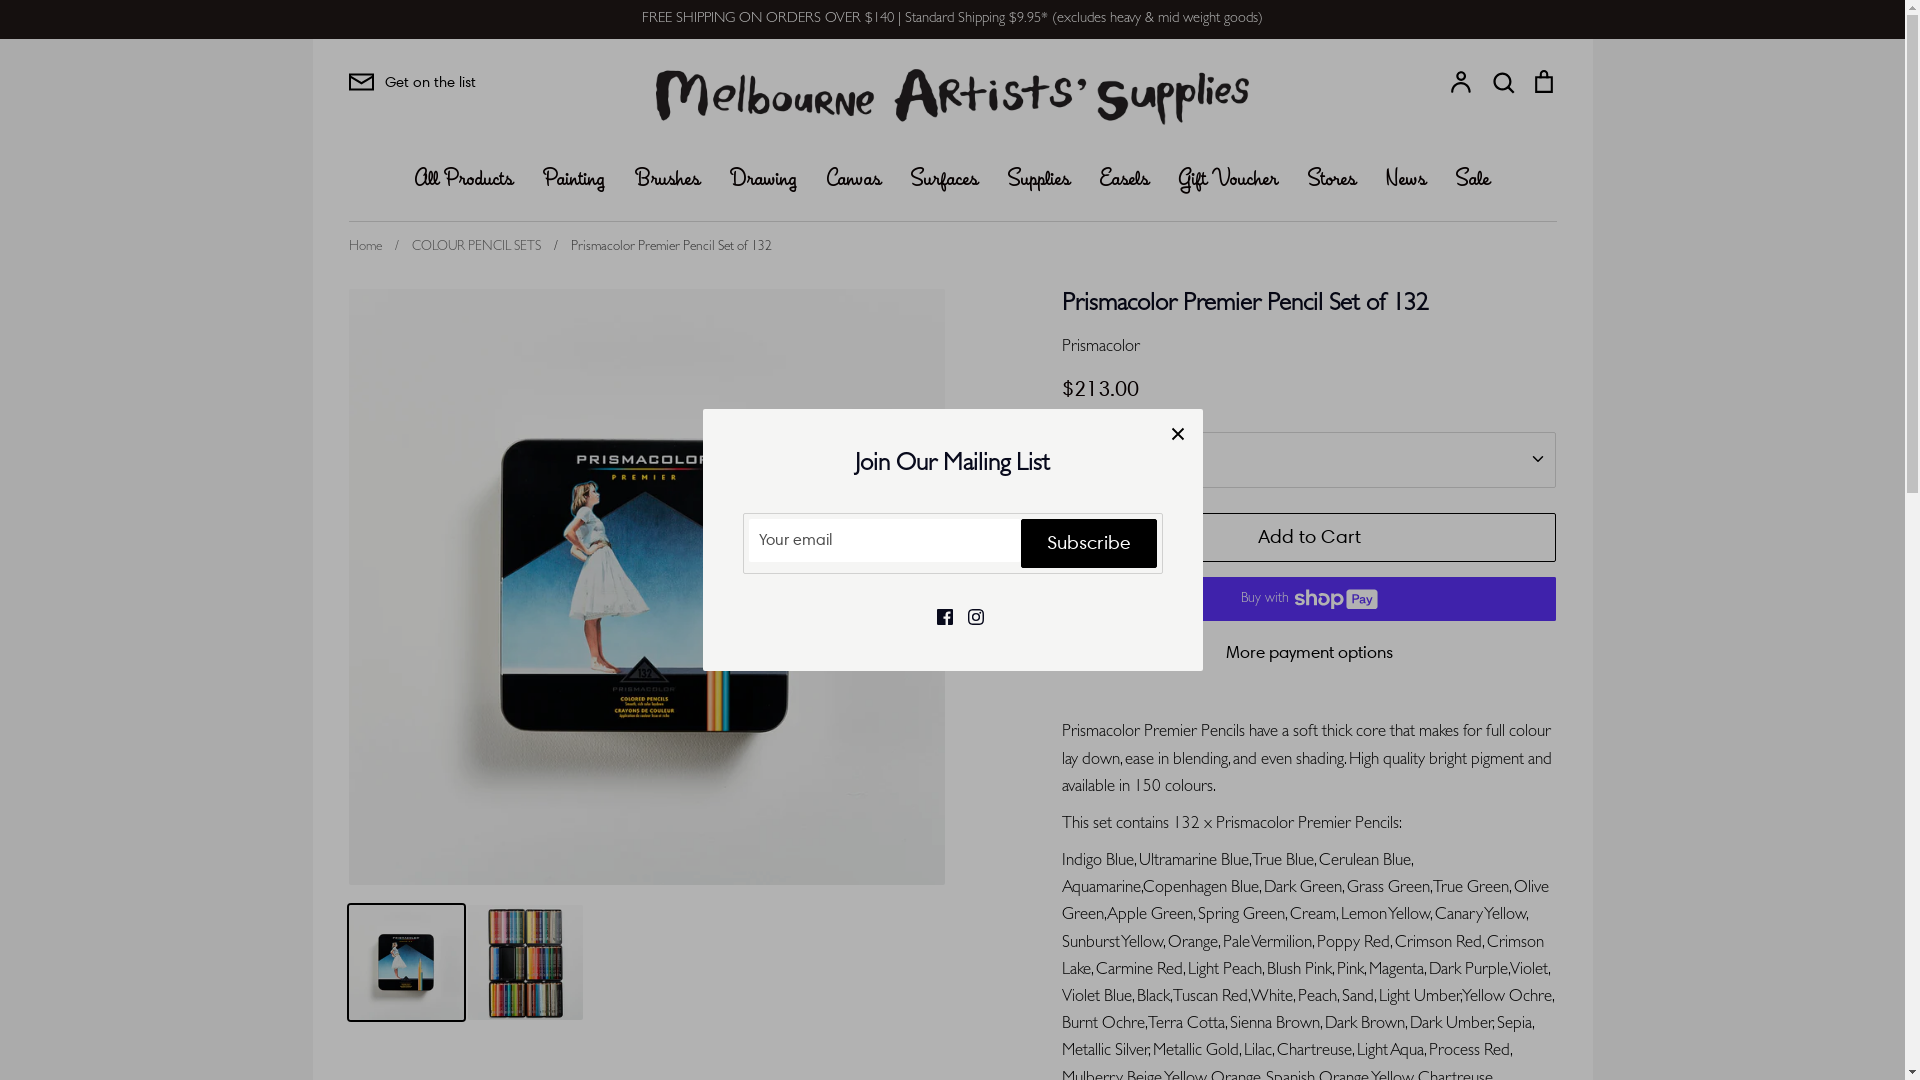  I want to click on 'Cart', so click(1541, 81).